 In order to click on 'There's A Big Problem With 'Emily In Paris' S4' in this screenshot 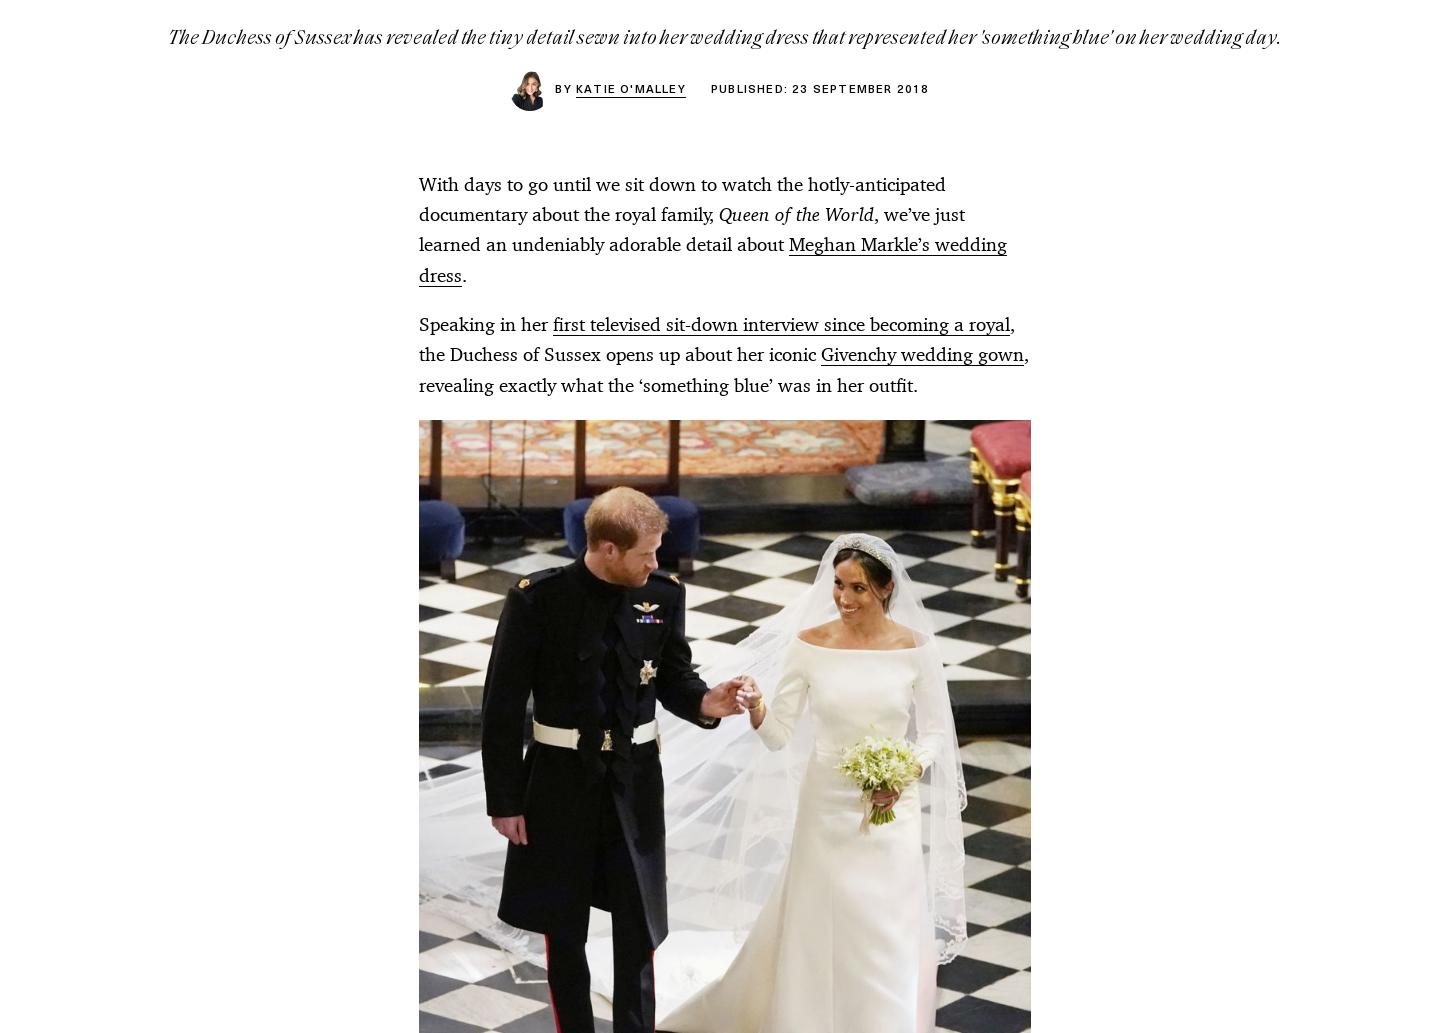, I will do `click(737, 140)`.